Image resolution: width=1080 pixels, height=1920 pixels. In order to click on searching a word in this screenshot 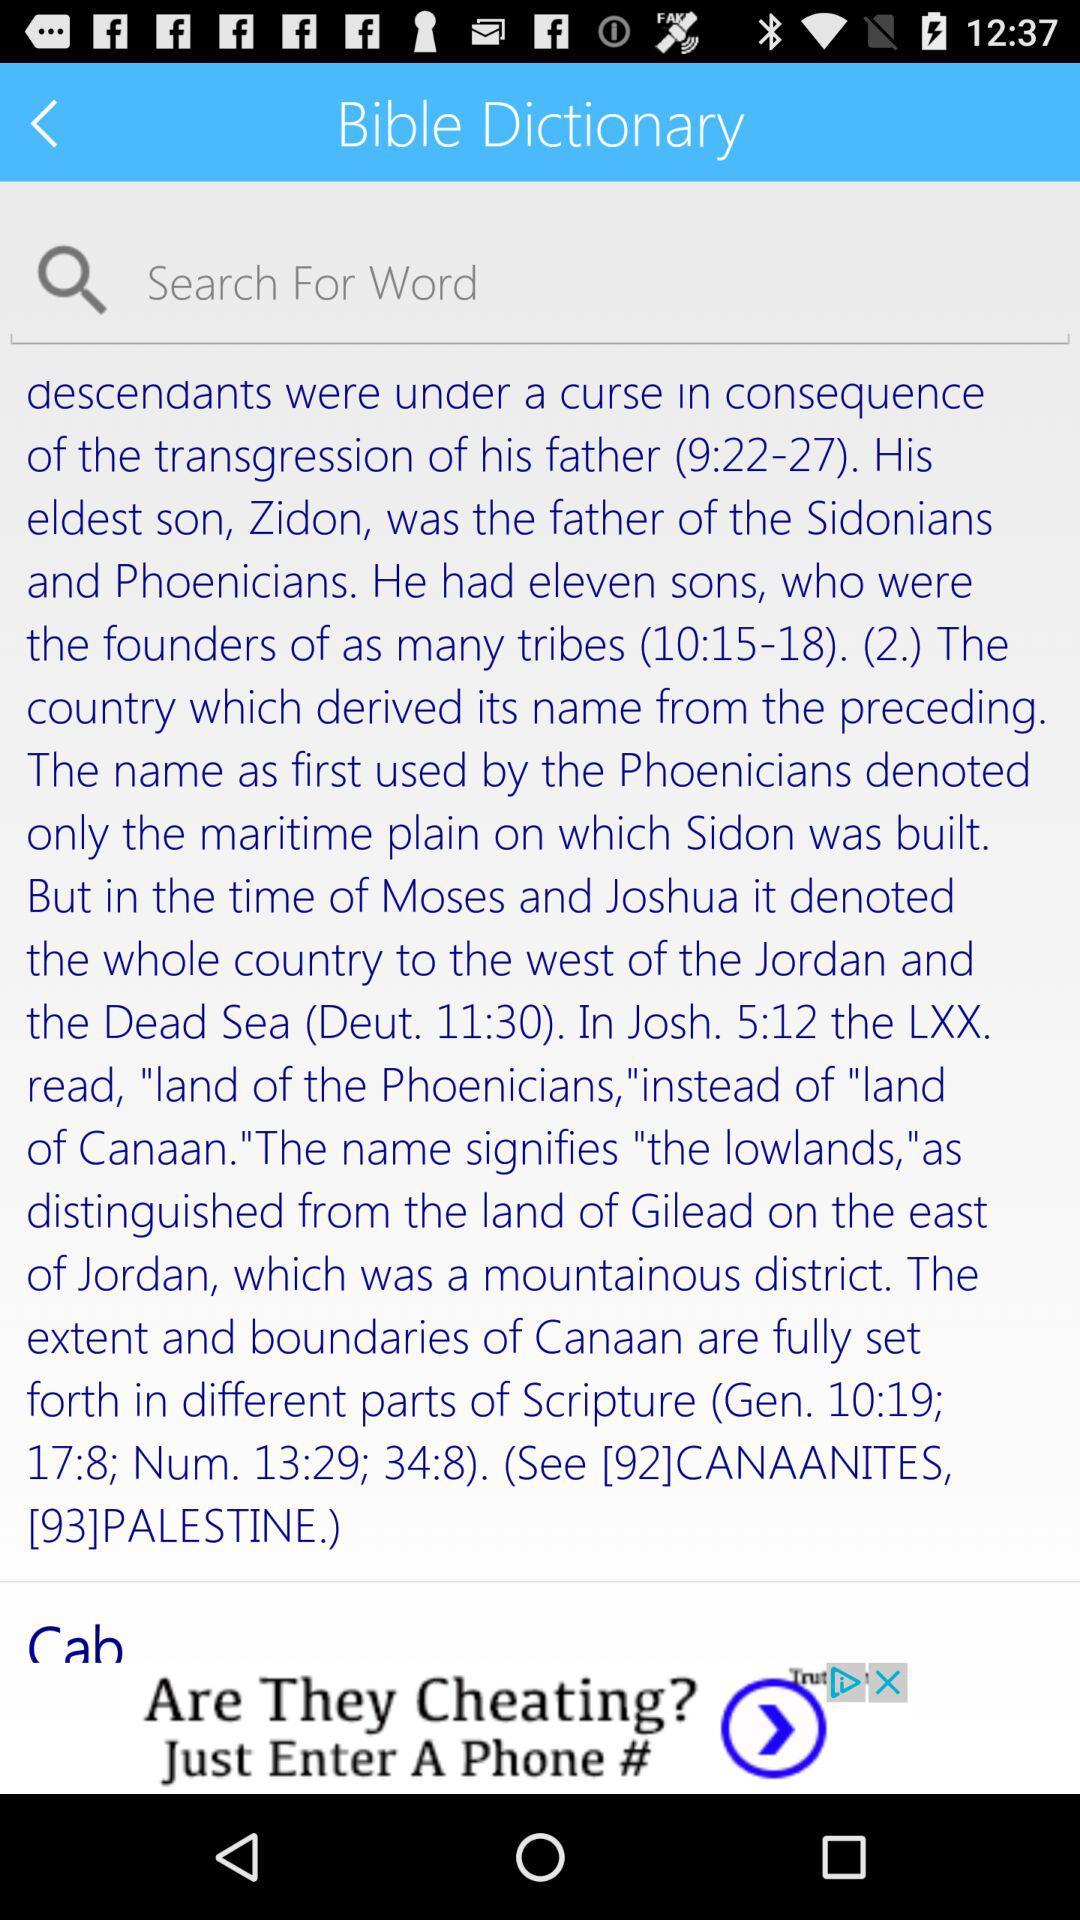, I will do `click(540, 280)`.